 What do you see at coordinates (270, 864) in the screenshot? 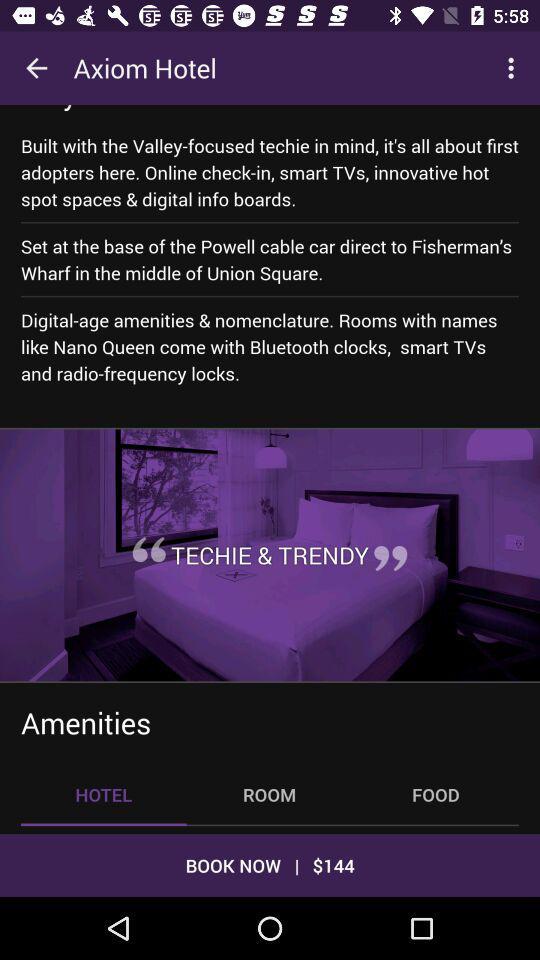
I see `book now   |   $144 icon` at bounding box center [270, 864].